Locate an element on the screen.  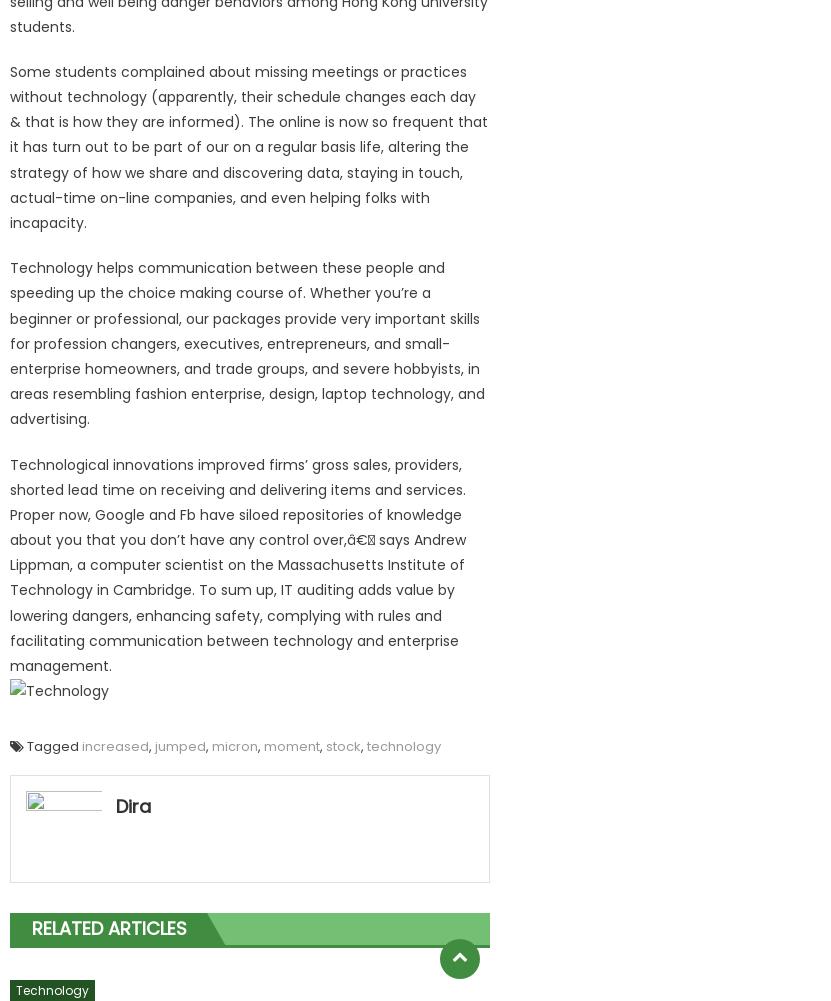
'Tagged' is located at coordinates (27, 746).